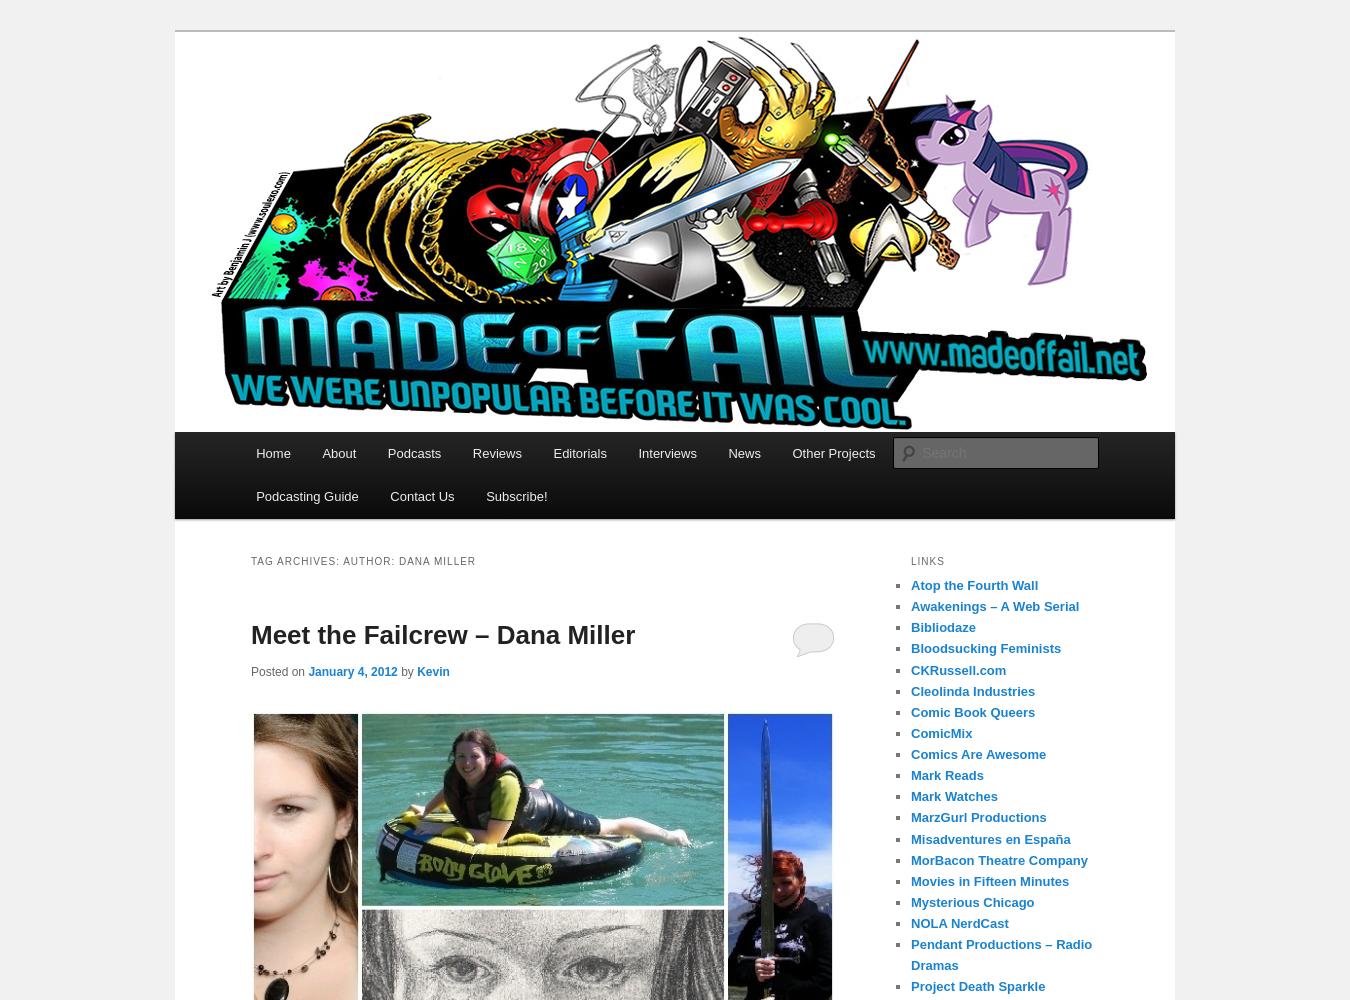 The image size is (1350, 1000). What do you see at coordinates (909, 648) in the screenshot?
I see `'Bloodsucking Feminists'` at bounding box center [909, 648].